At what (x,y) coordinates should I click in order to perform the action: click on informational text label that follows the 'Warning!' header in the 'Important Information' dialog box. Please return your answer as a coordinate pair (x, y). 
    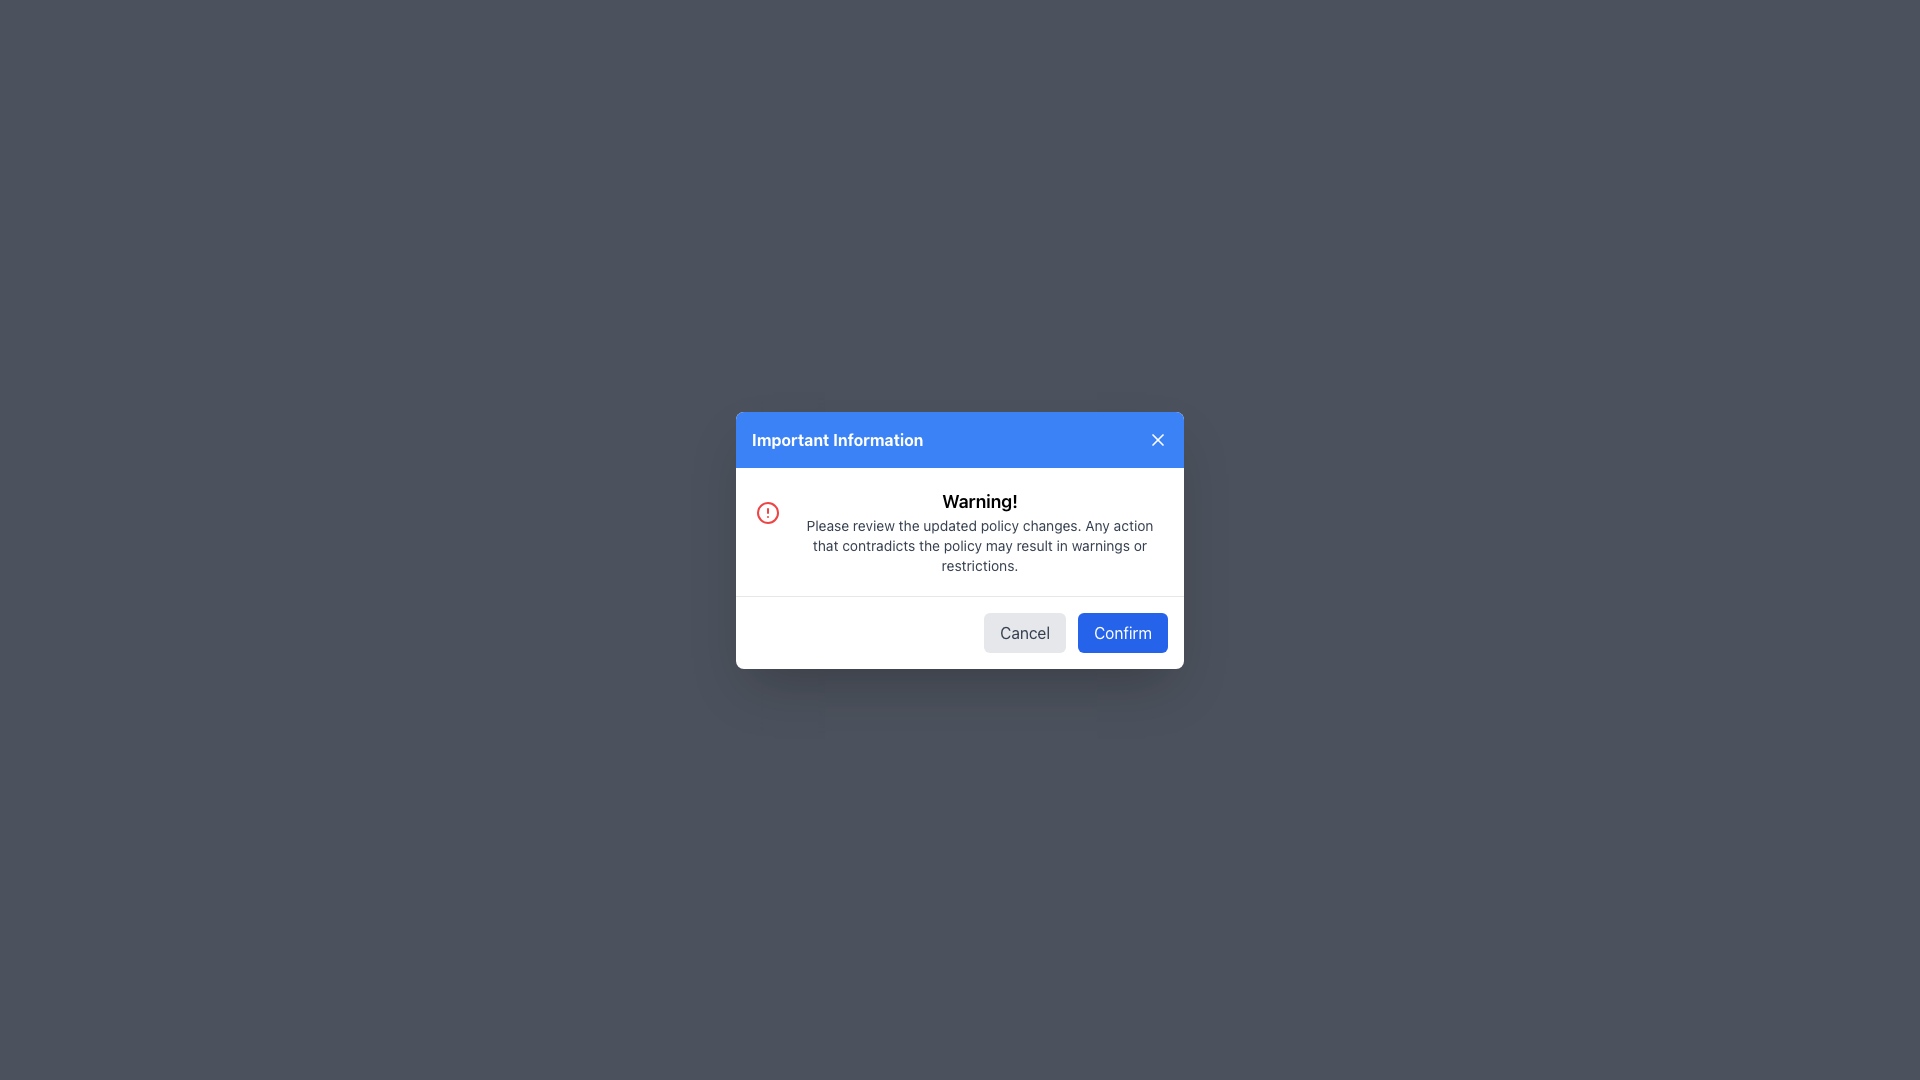
    Looking at the image, I should click on (979, 545).